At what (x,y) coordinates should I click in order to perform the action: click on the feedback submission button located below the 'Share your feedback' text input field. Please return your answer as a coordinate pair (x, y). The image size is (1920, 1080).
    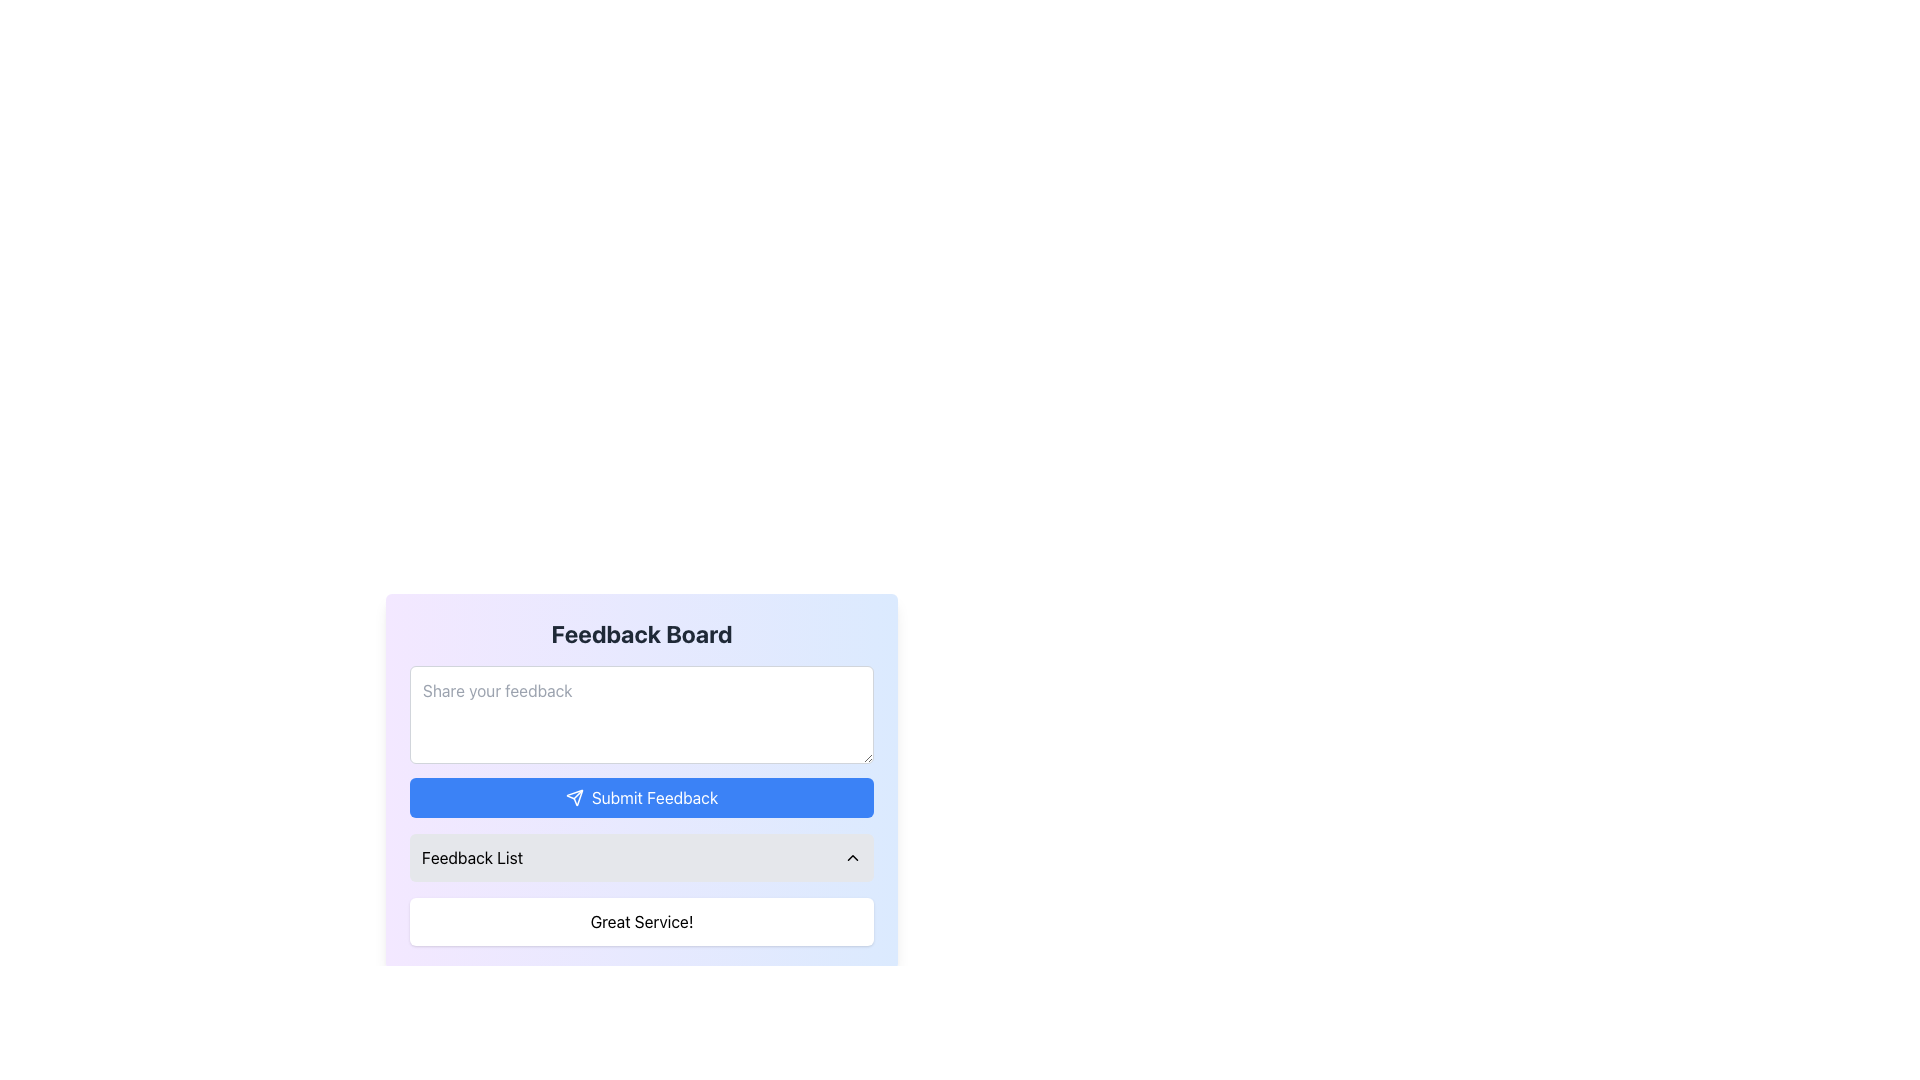
    Looking at the image, I should click on (642, 797).